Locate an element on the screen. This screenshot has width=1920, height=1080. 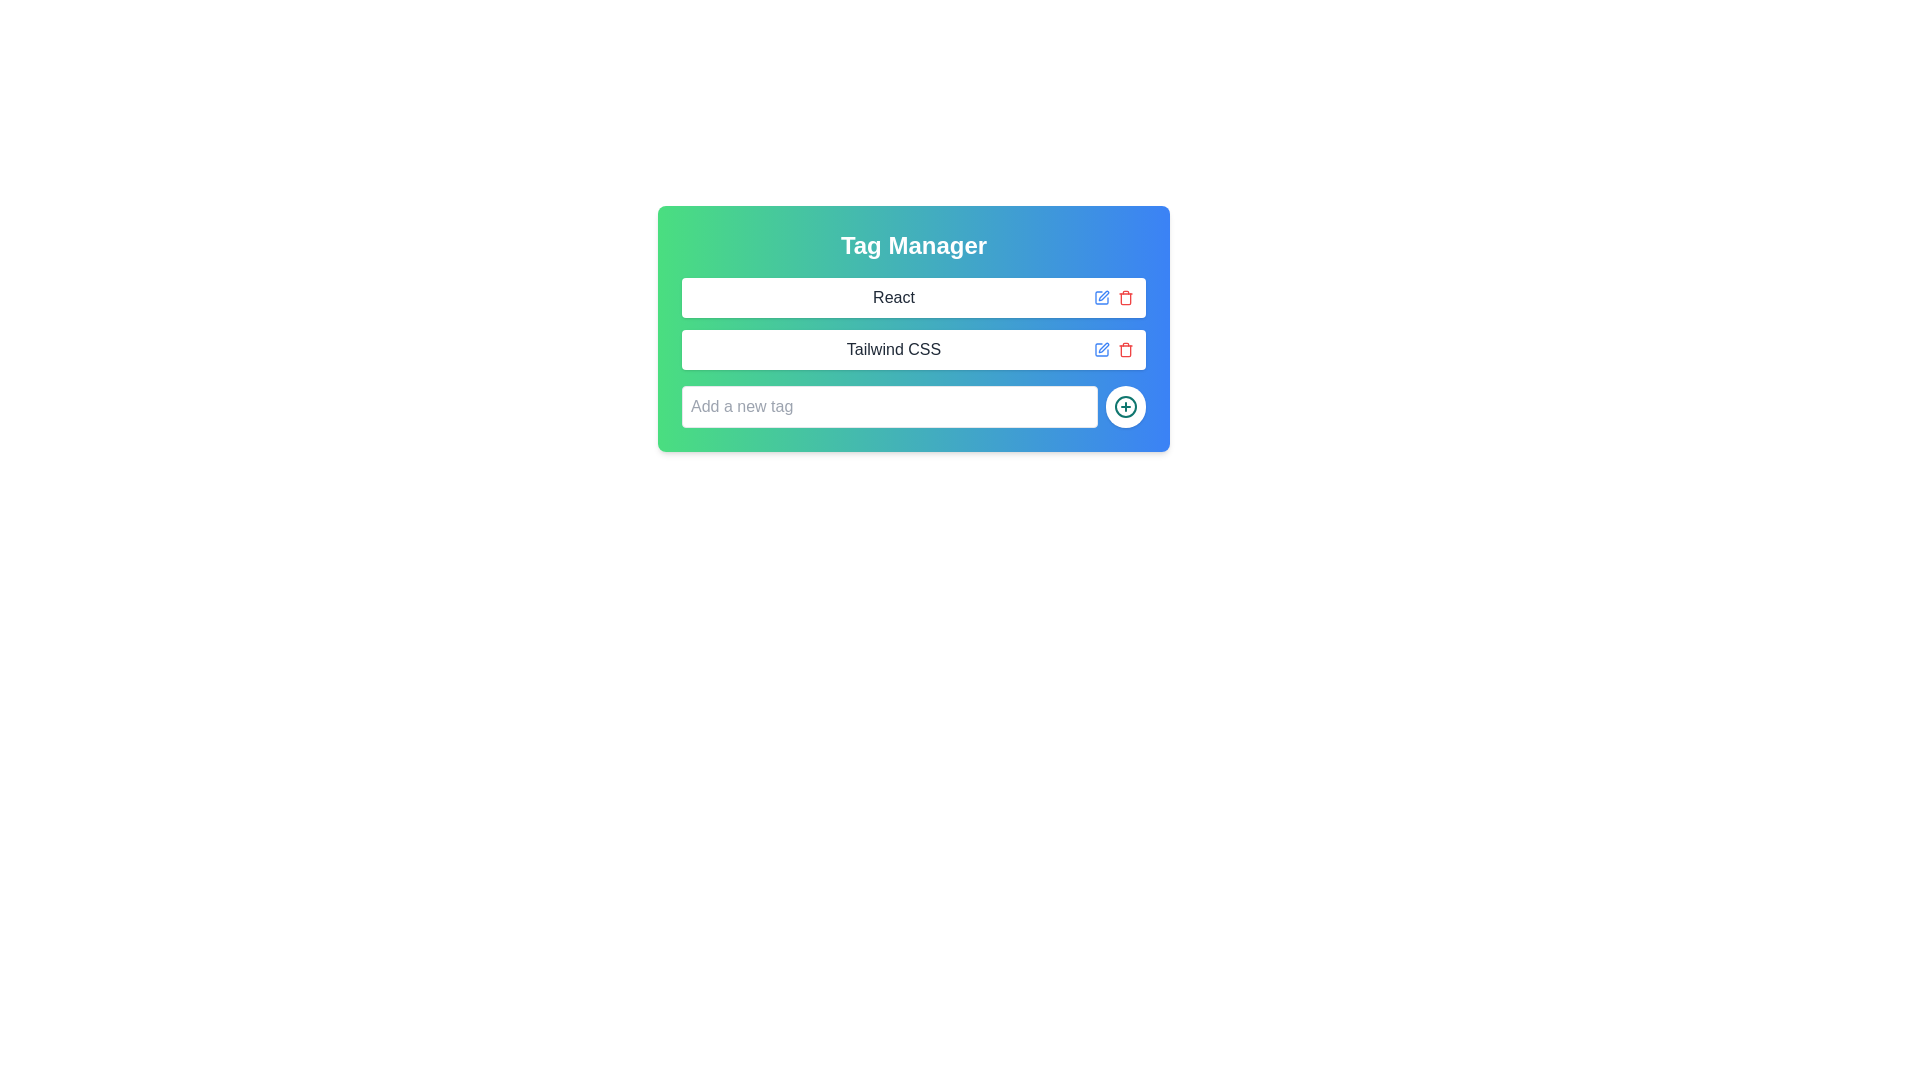
an individual text or icon within the Group of tags located below the 'Tag Manager' title and above the 'Add a new tag' input box is located at coordinates (912, 323).